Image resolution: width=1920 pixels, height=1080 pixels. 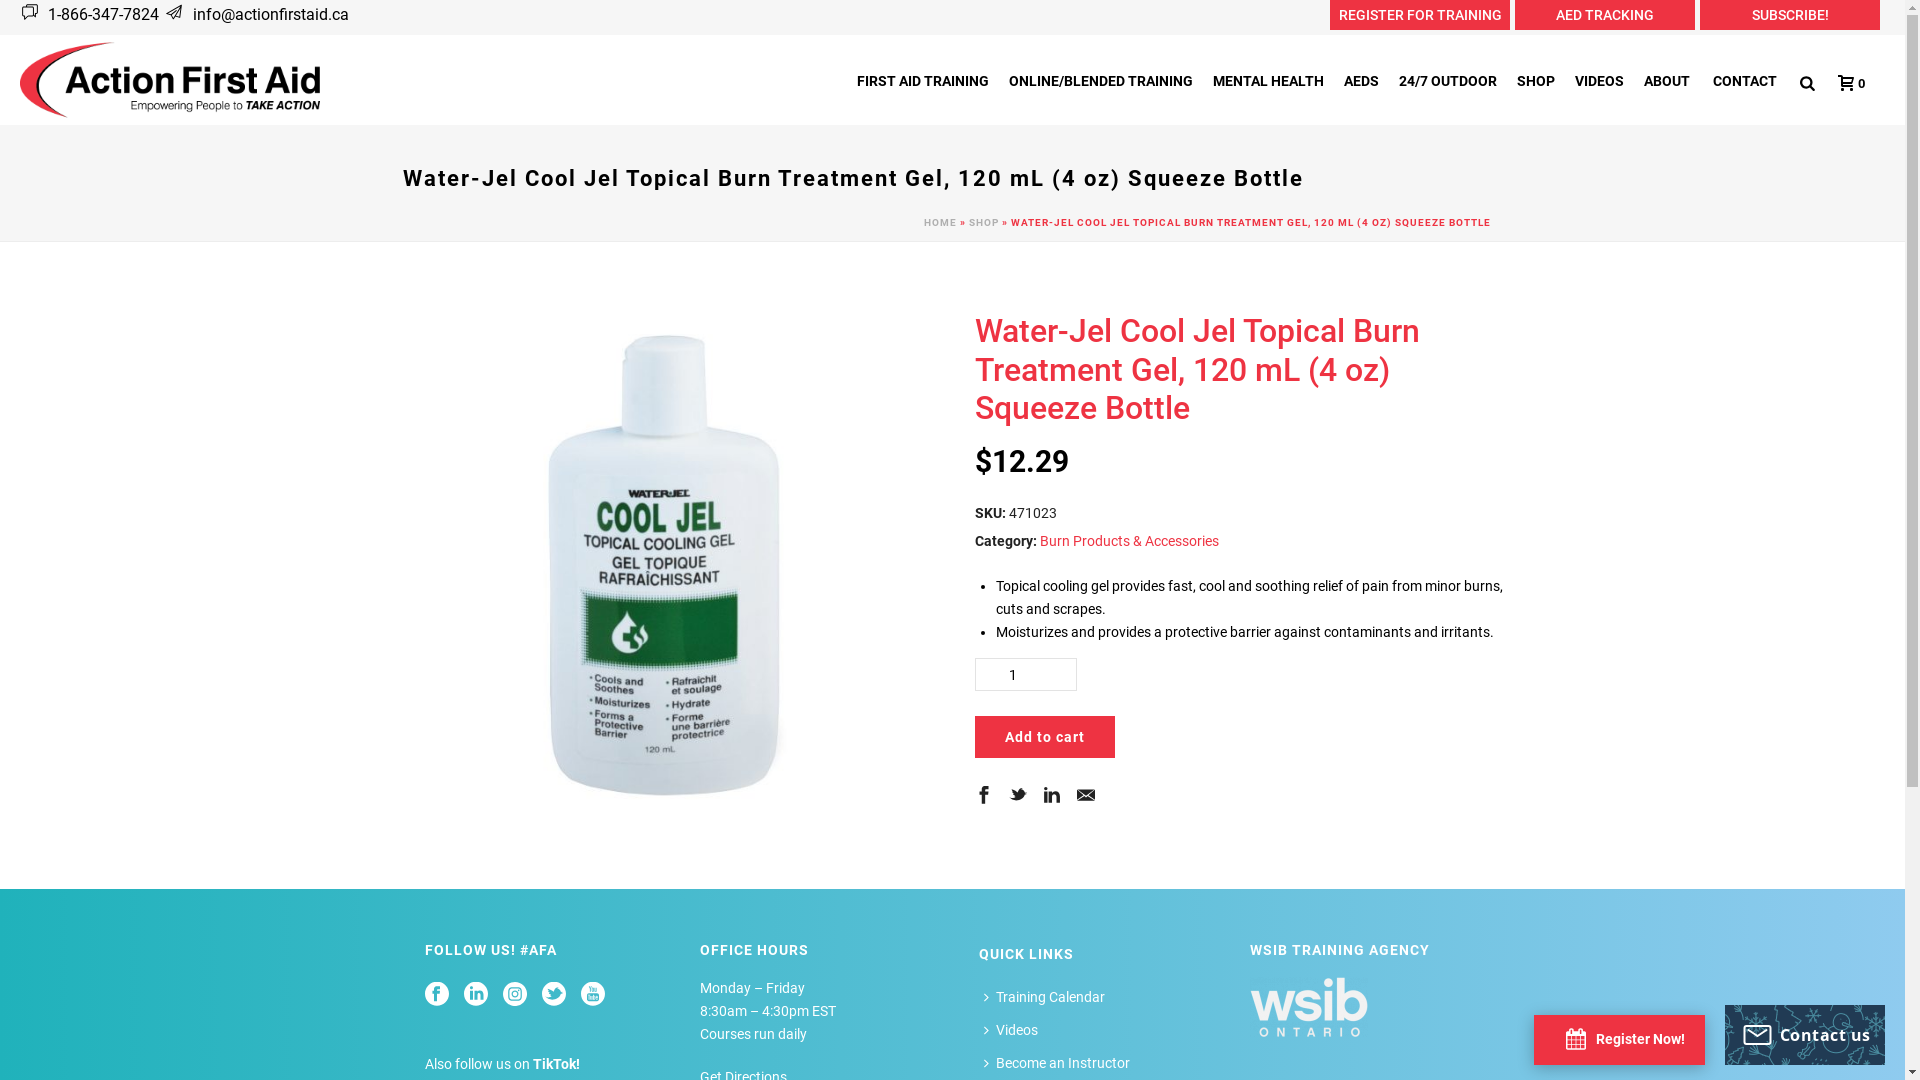 I want to click on 'AEDS', so click(x=1360, y=80).